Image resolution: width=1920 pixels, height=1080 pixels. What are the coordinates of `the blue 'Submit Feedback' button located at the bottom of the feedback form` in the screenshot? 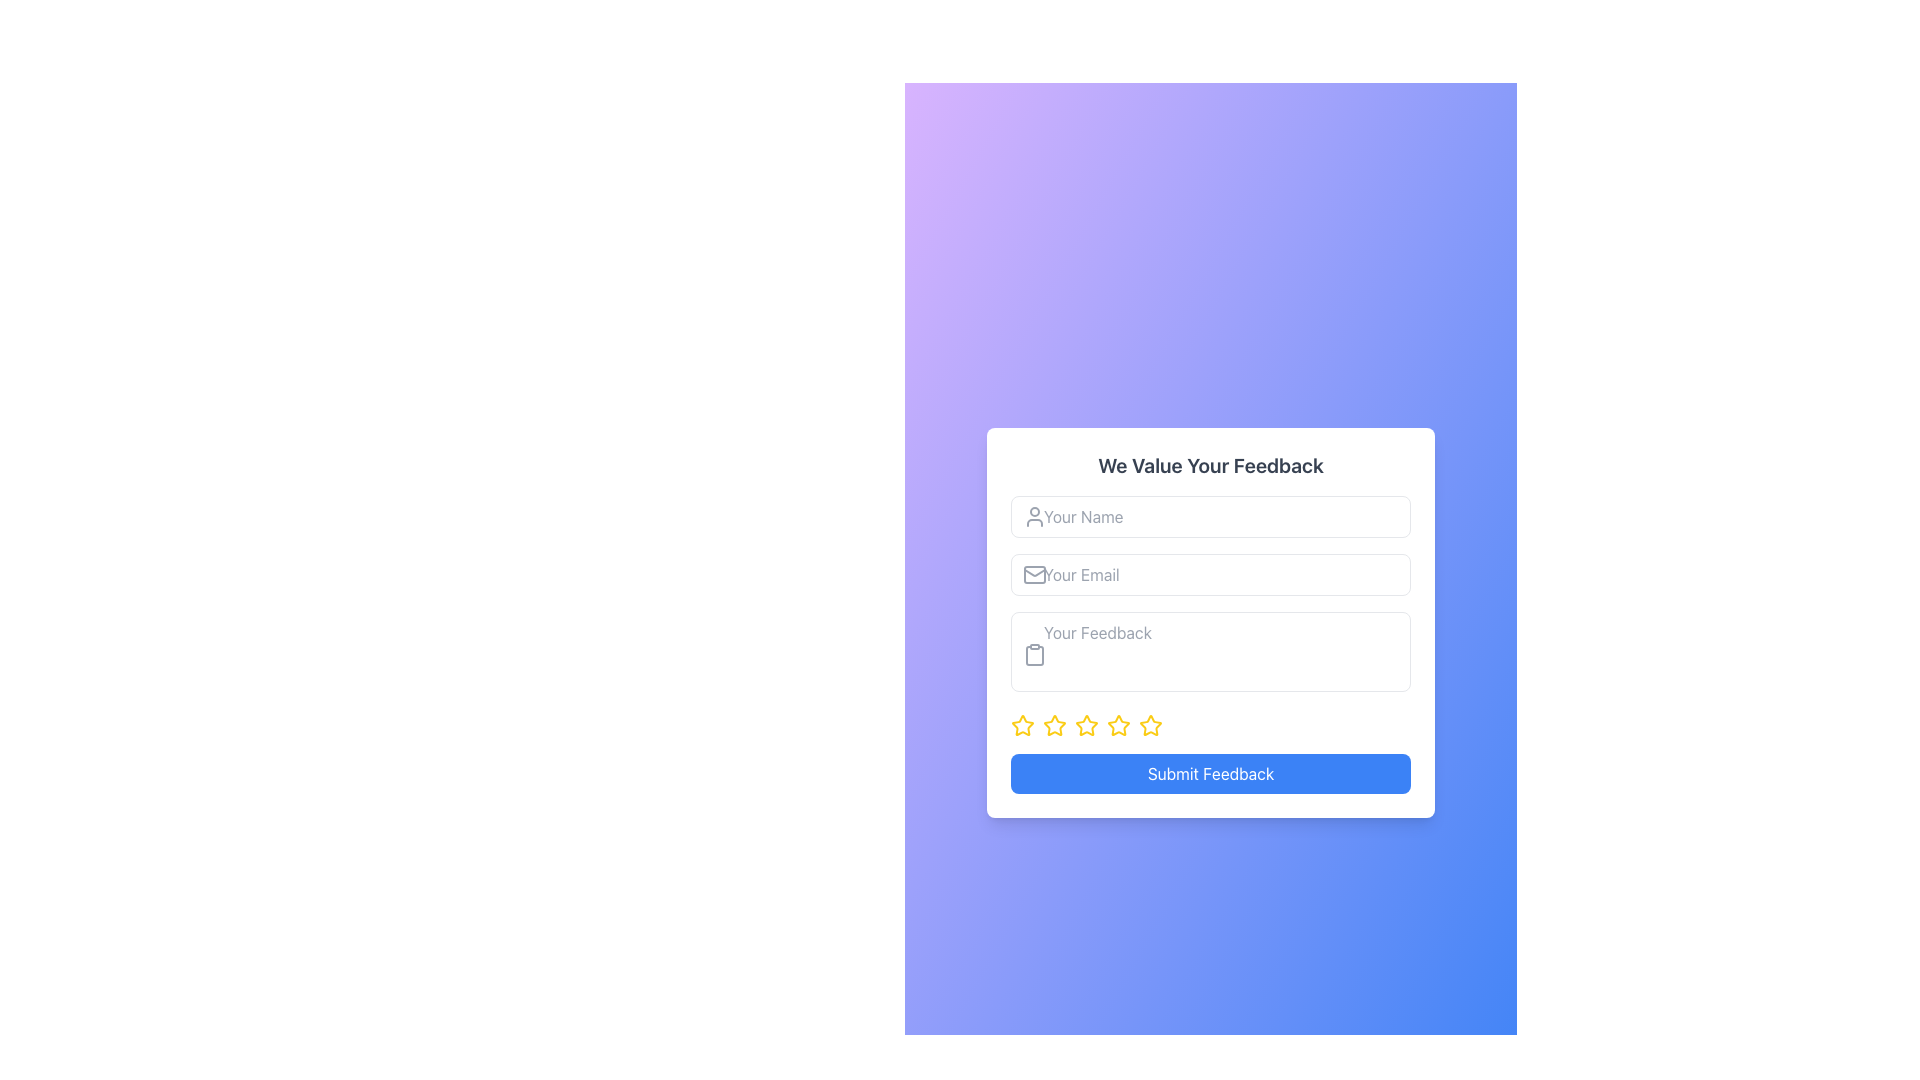 It's located at (1209, 773).